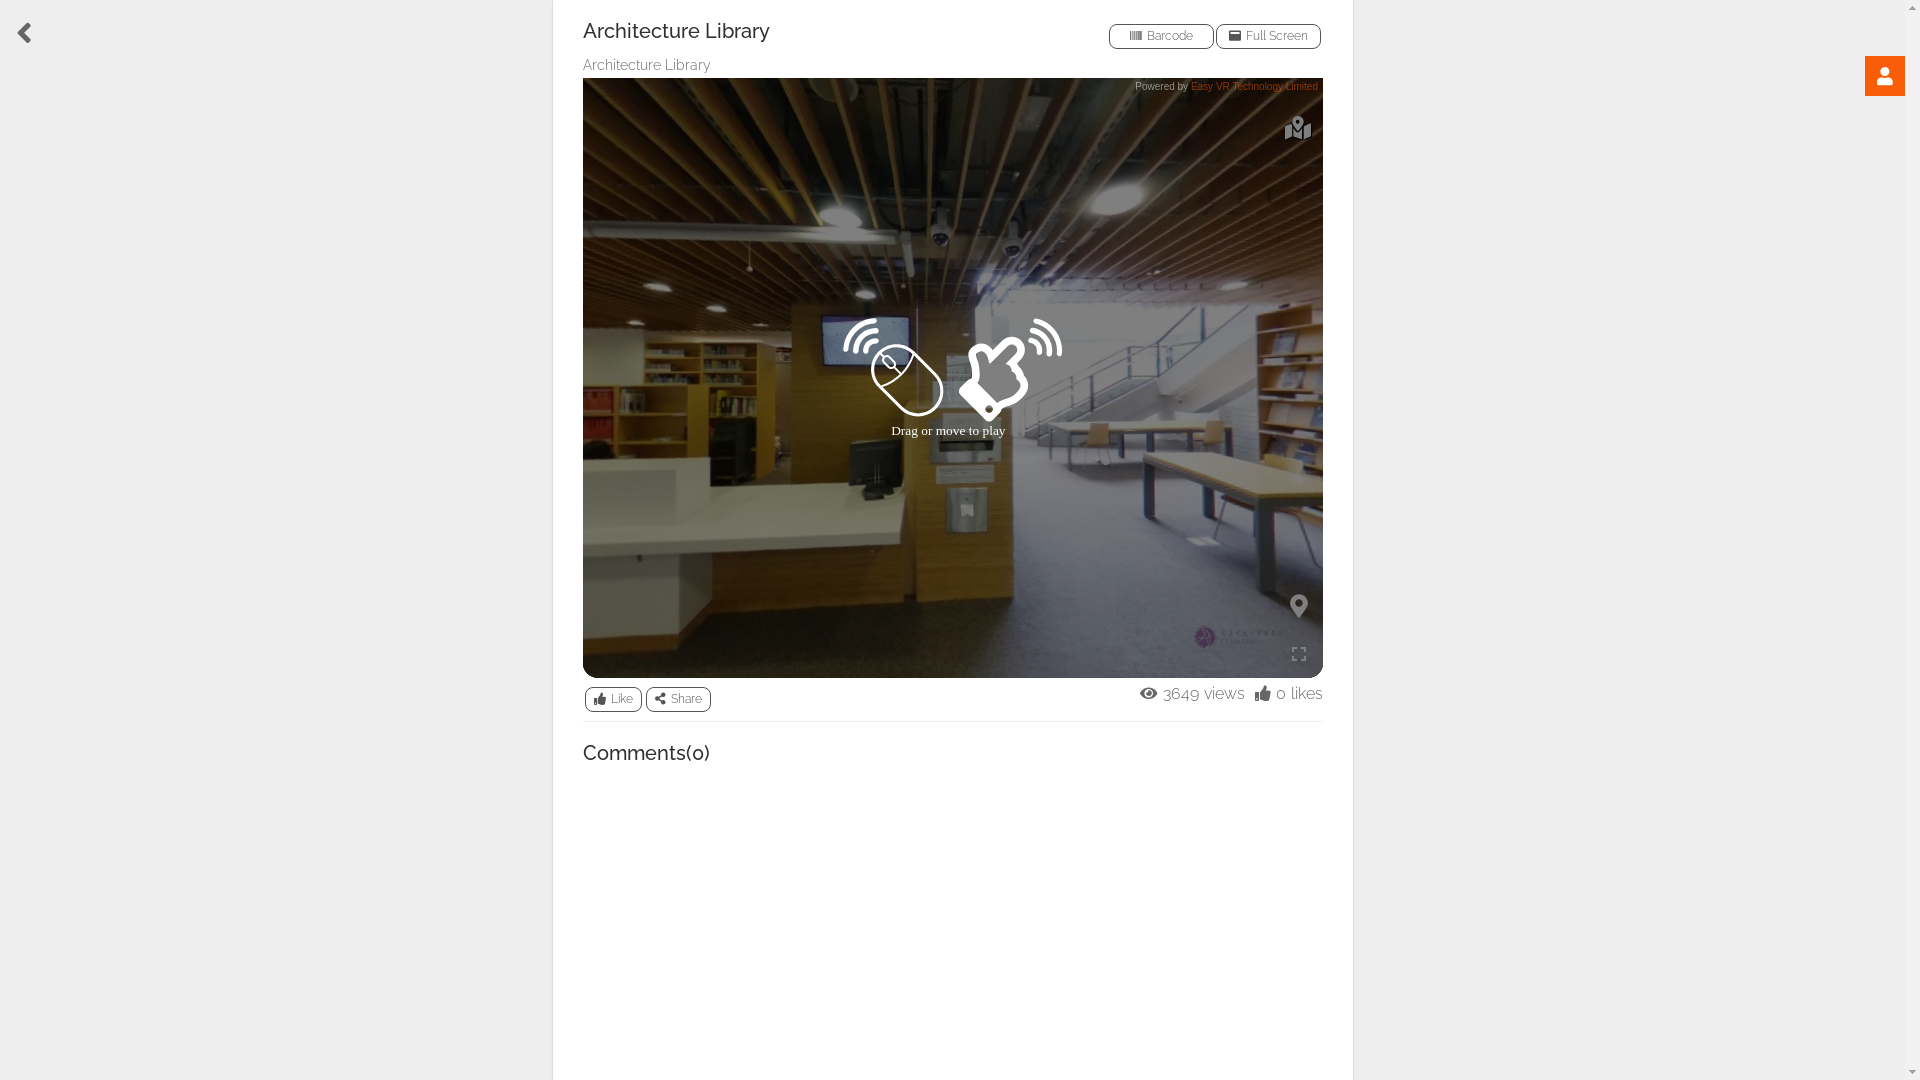  Describe the element at coordinates (646, 698) in the screenshot. I see `'Share'` at that location.